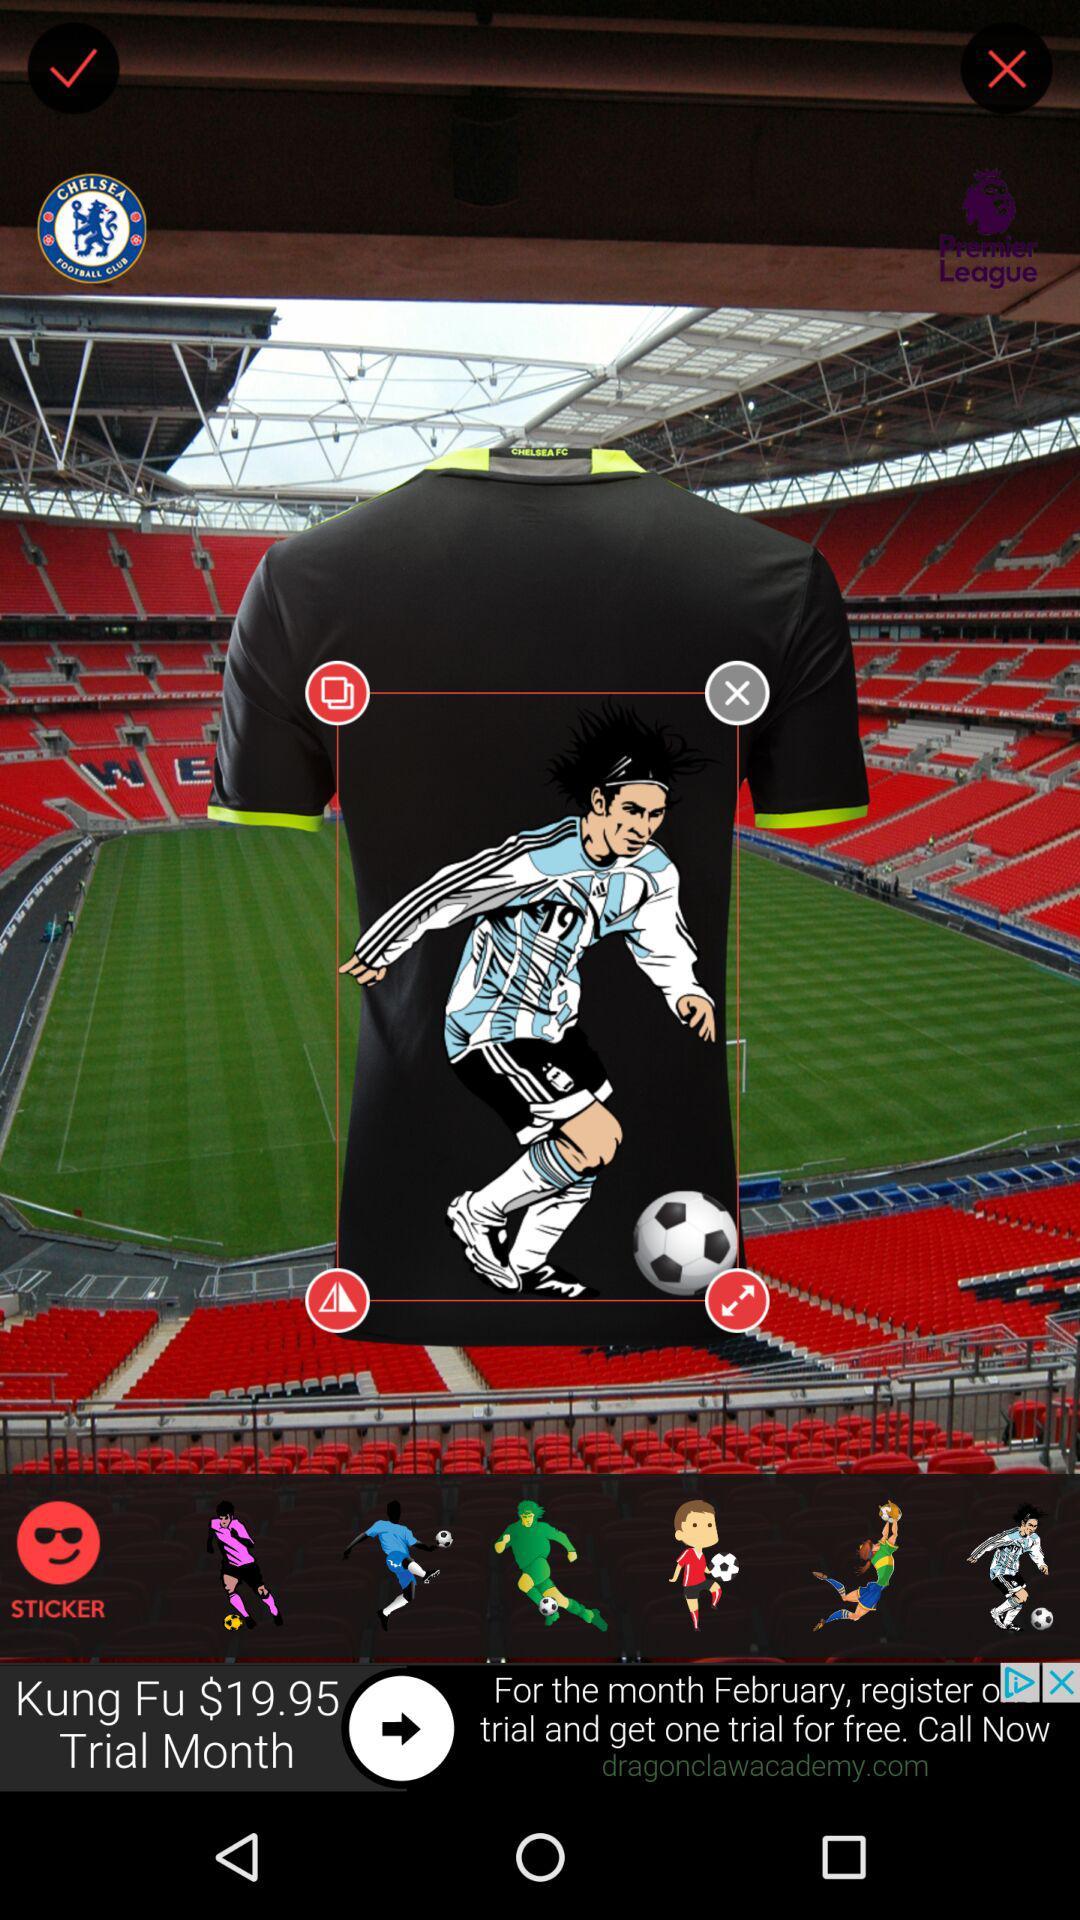  I want to click on the check icon, so click(72, 72).